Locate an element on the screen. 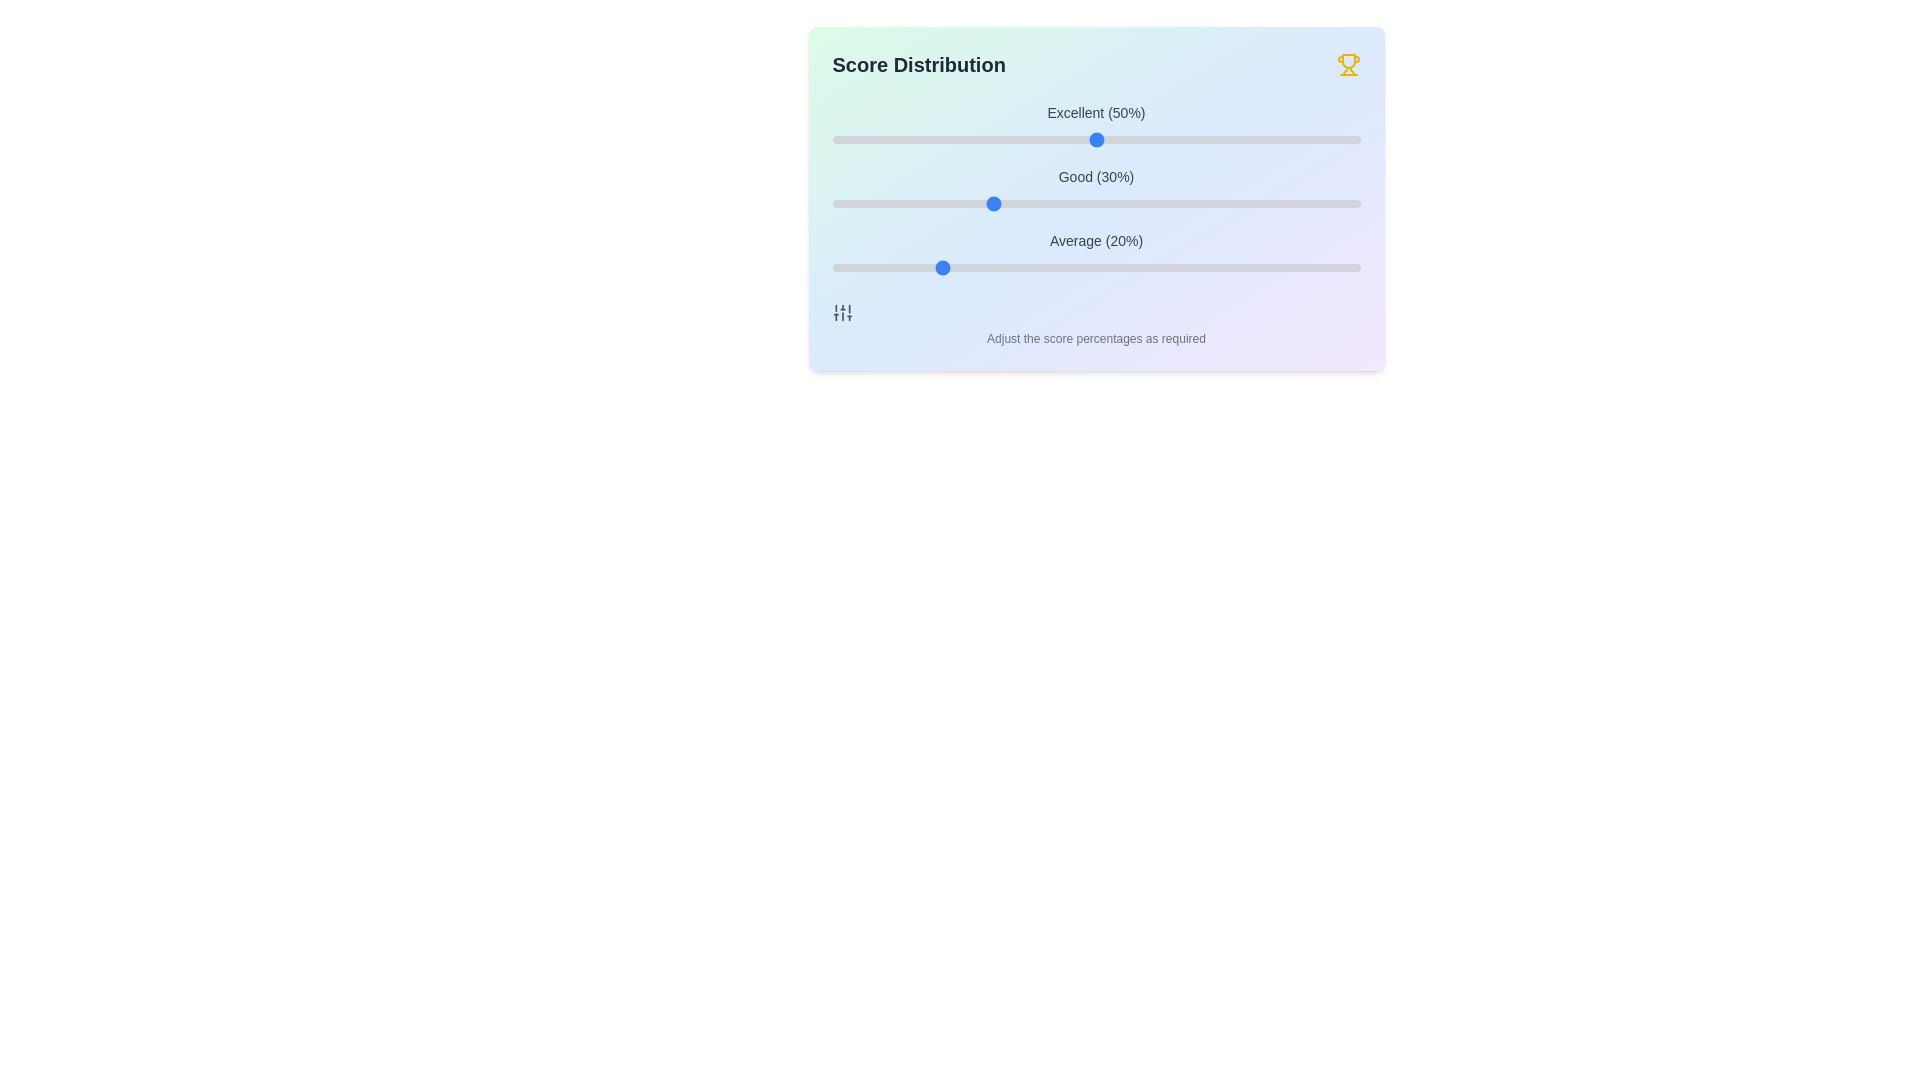 The height and width of the screenshot is (1080, 1920). the 'Average' slider to 47% is located at coordinates (1079, 266).